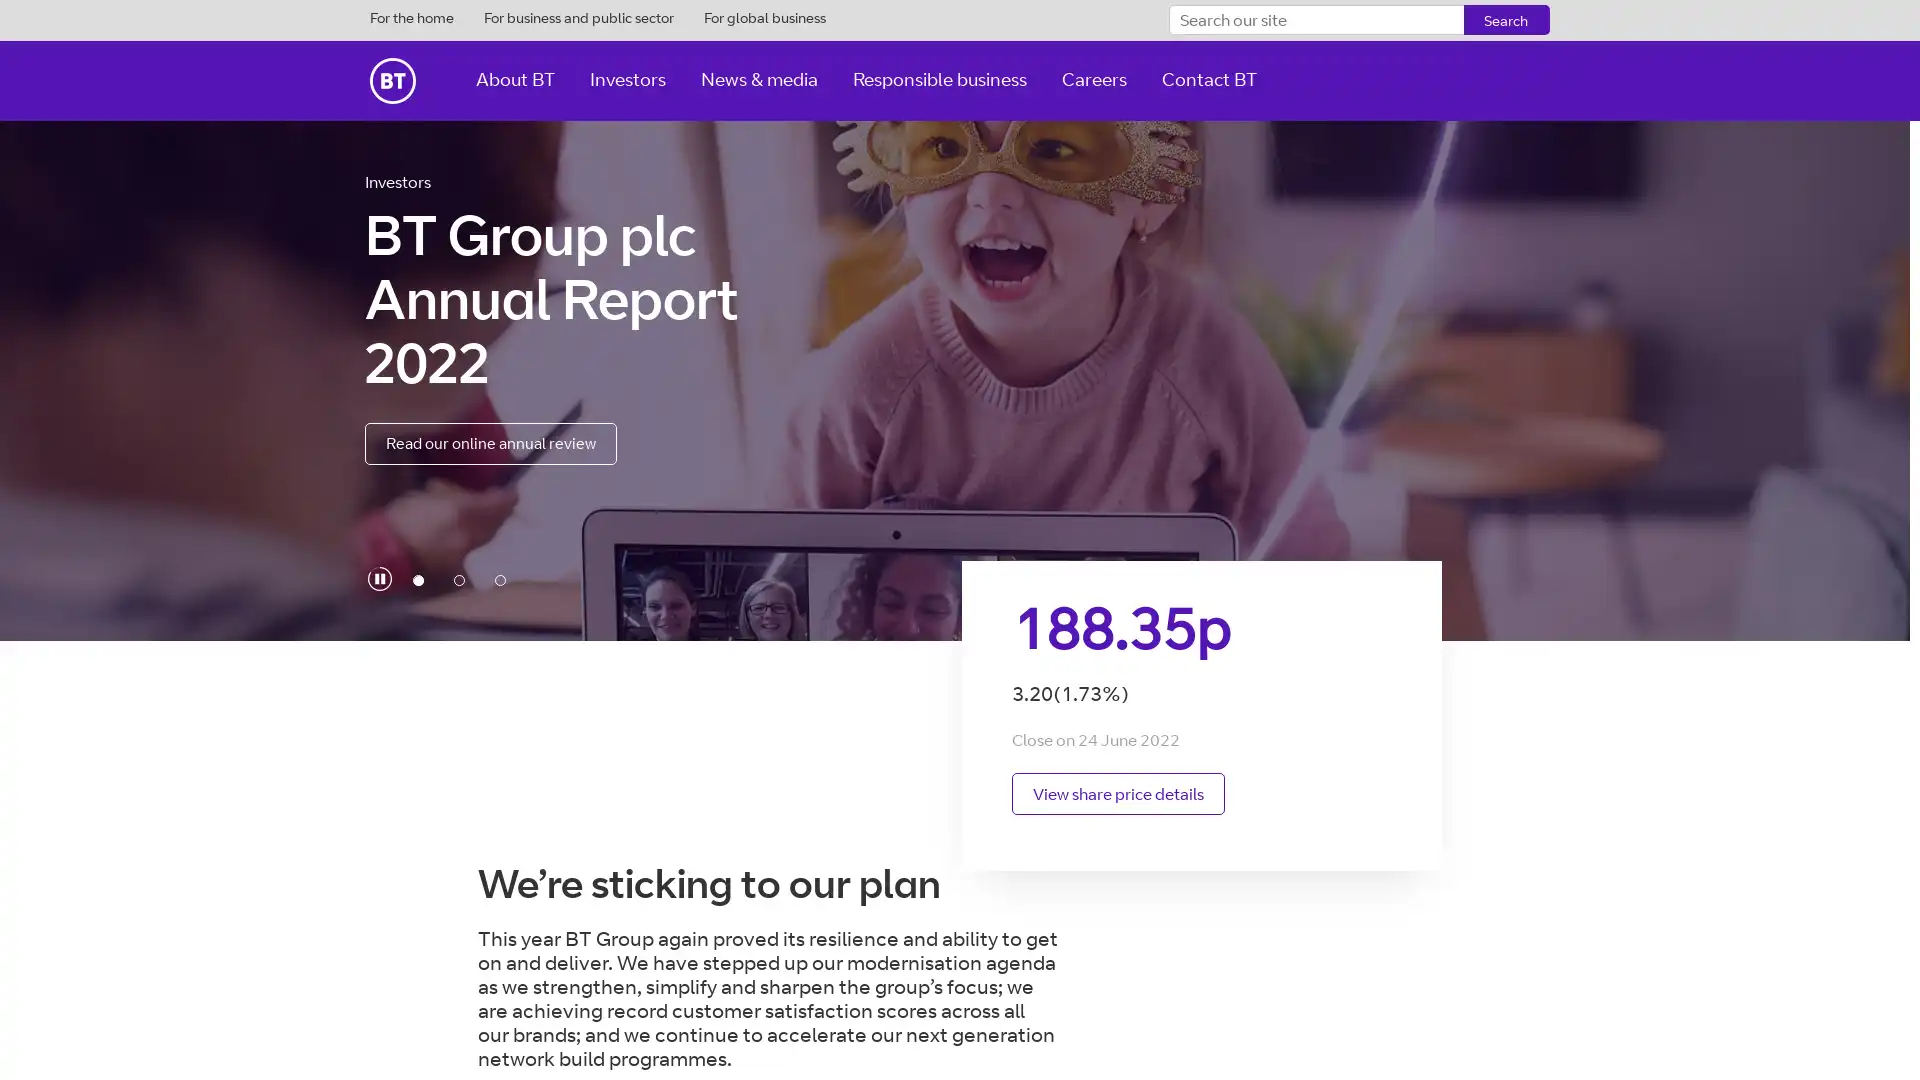 The height and width of the screenshot is (1080, 1920). I want to click on BT Group plc Annual Report 2022, so click(417, 580).